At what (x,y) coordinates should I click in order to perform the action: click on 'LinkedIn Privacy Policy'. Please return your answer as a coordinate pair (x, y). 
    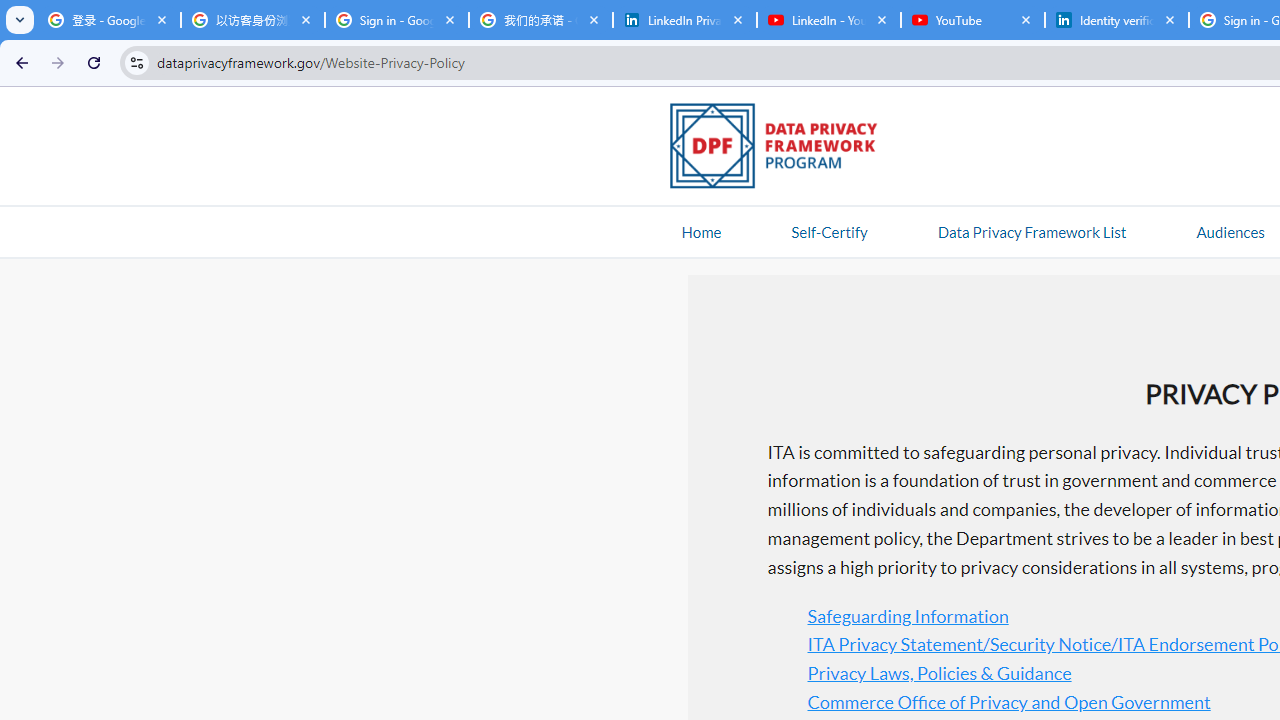
    Looking at the image, I should click on (684, 20).